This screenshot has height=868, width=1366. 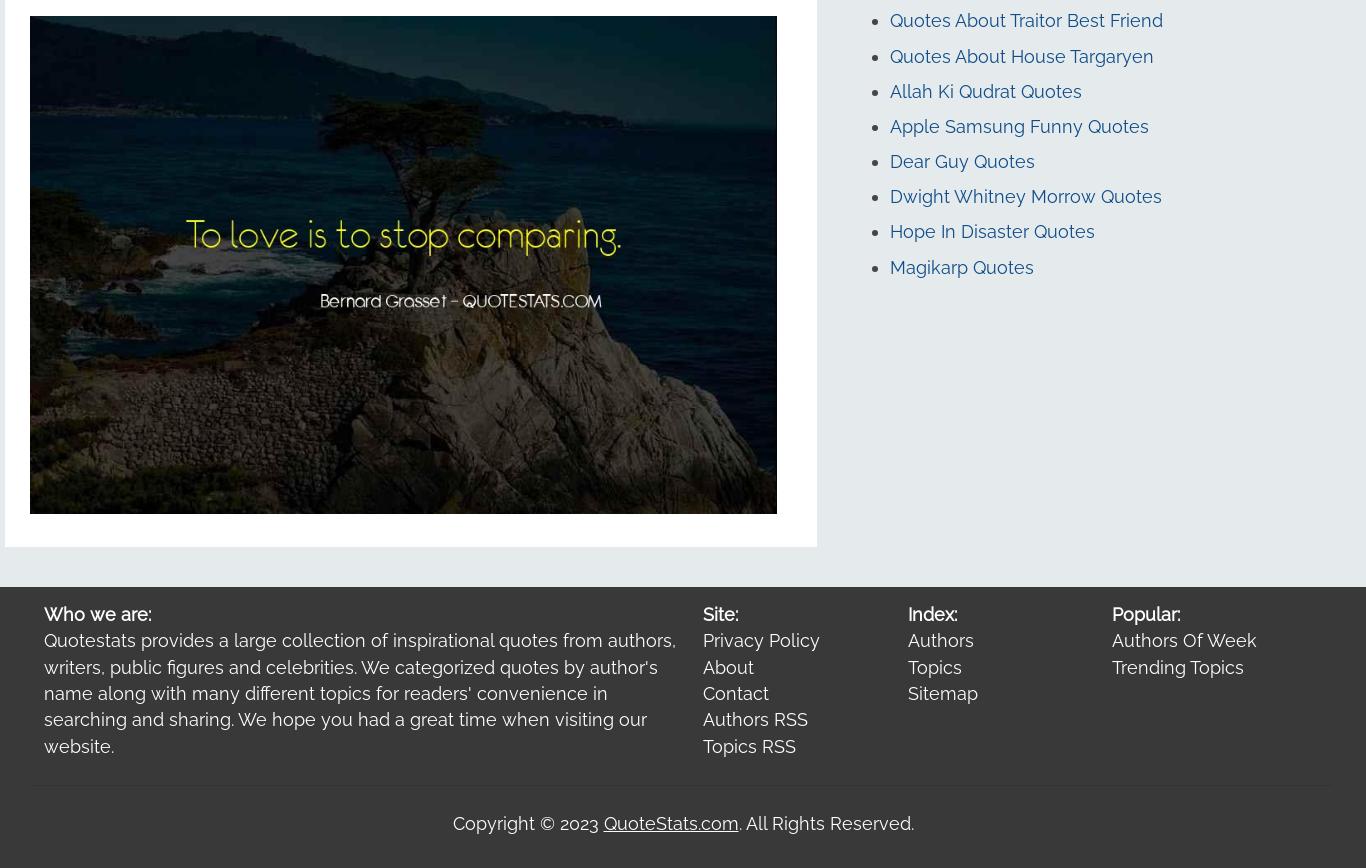 What do you see at coordinates (1018, 124) in the screenshot?
I see `'Apple Samsung Funny Quotes'` at bounding box center [1018, 124].